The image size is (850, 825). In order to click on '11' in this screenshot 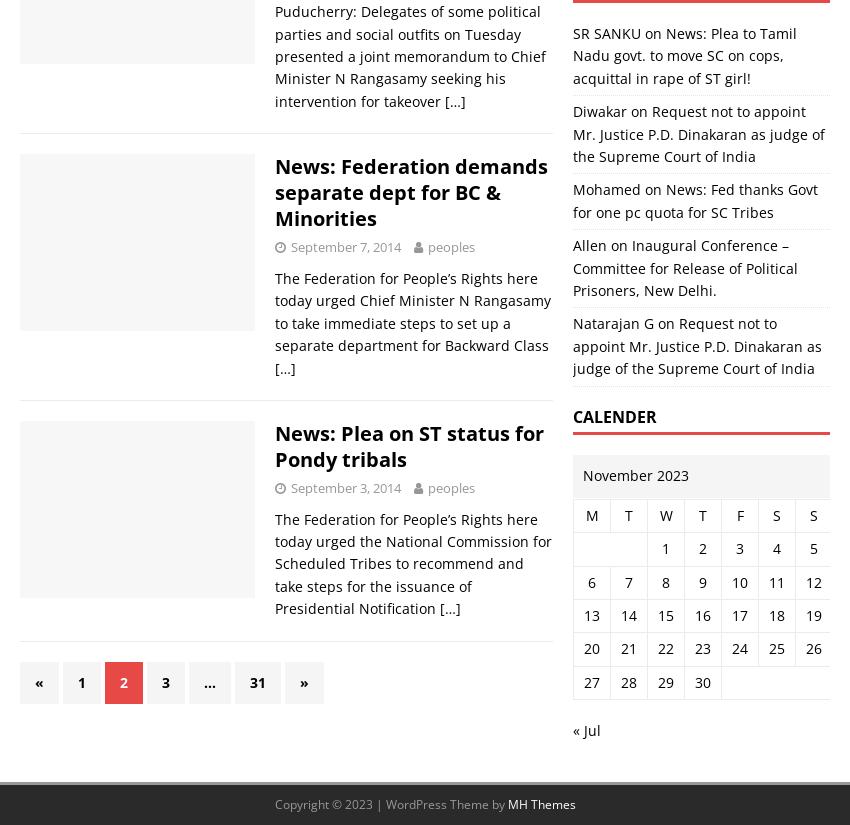, I will do `click(767, 580)`.